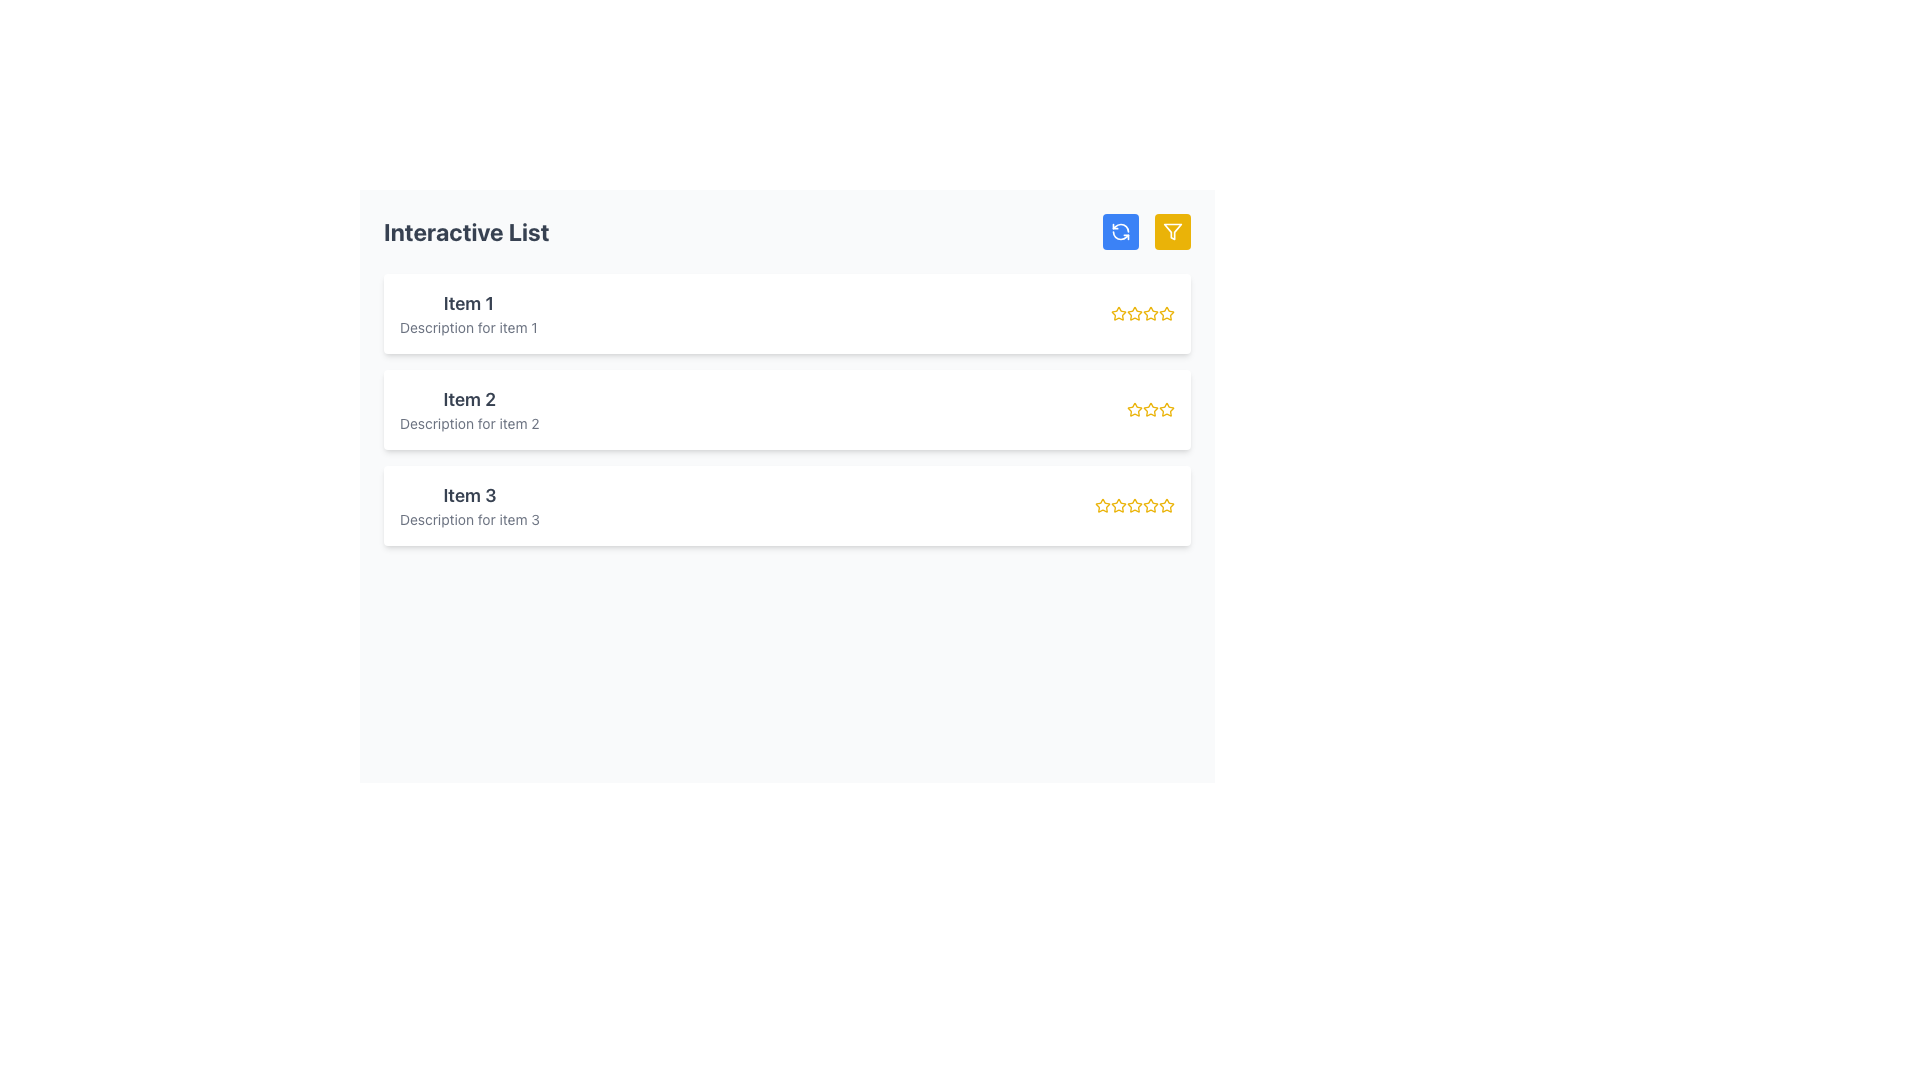 The width and height of the screenshot is (1920, 1080). What do you see at coordinates (468, 408) in the screenshot?
I see `text content of the second list item displayed within a card that is centered and has rounded corners, located between the 'Item 1' and 'Item 3' cards` at bounding box center [468, 408].